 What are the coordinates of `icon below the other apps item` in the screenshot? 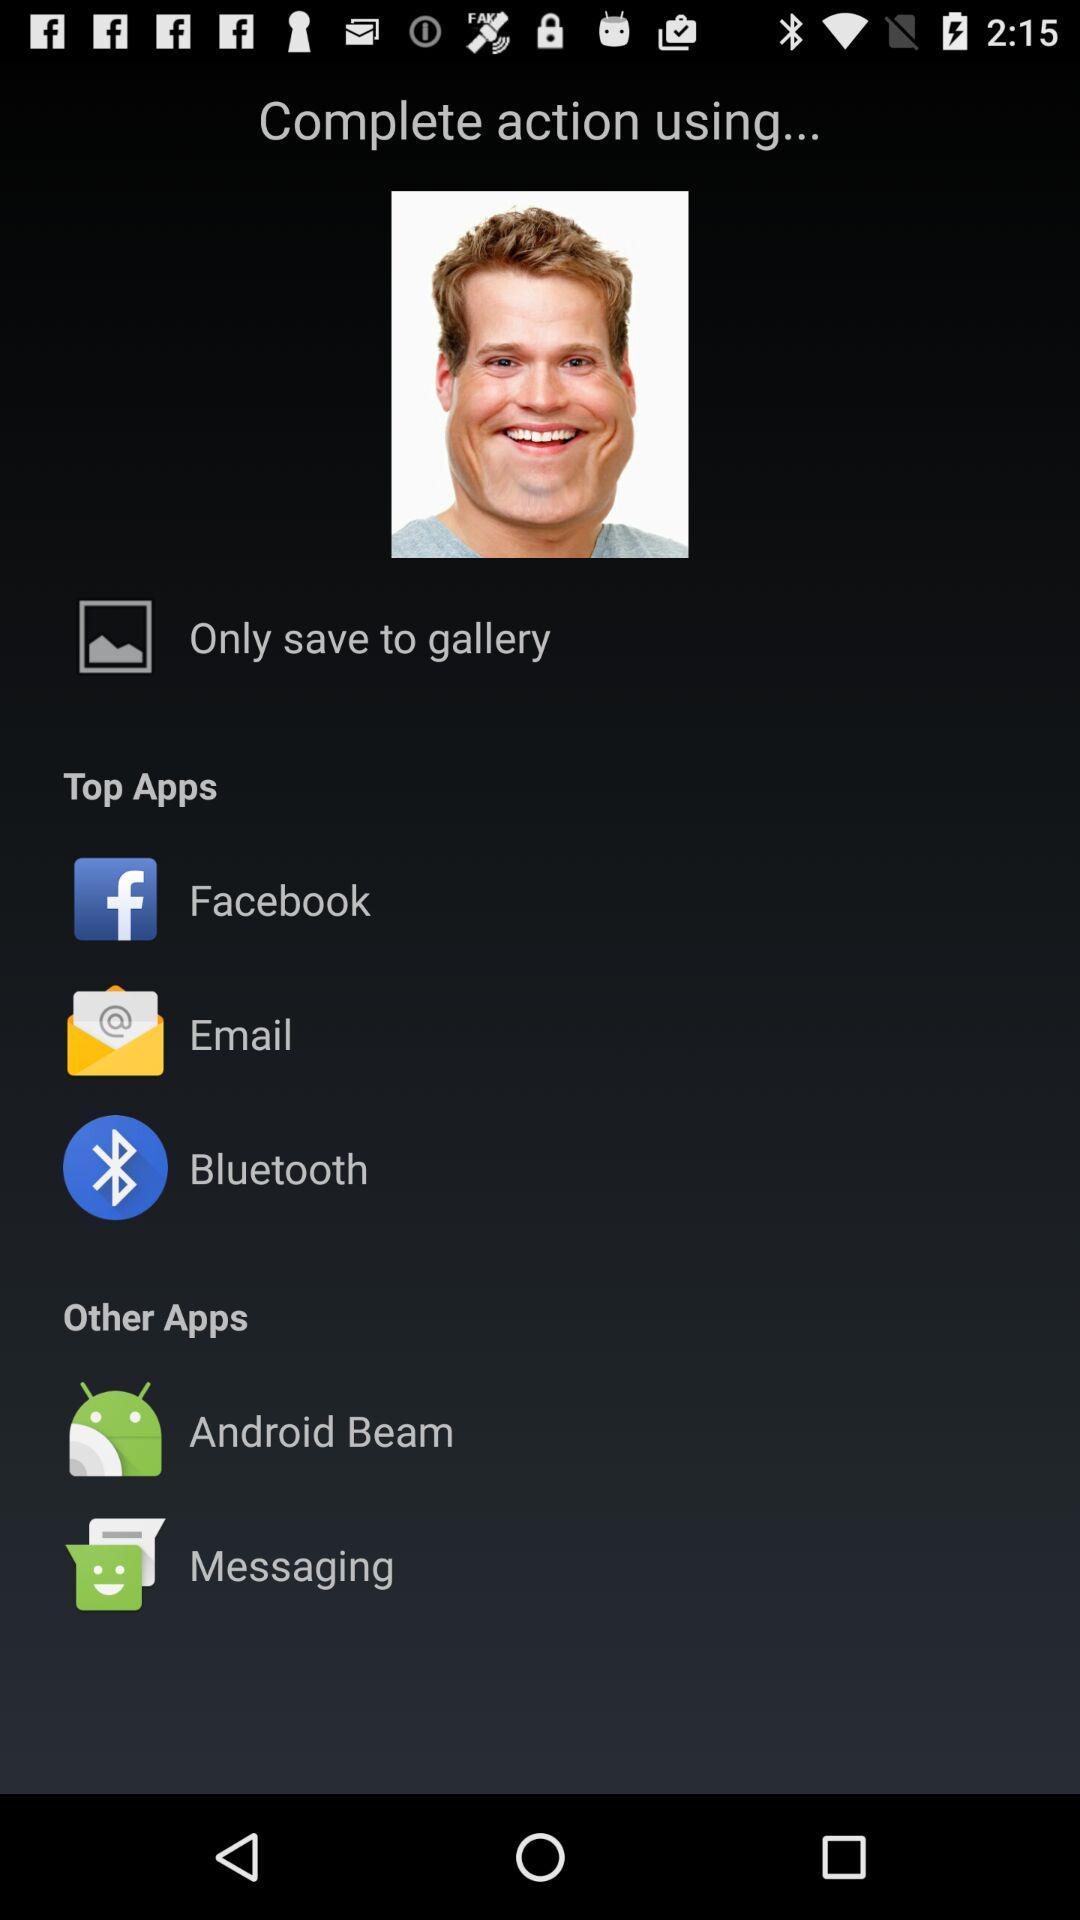 It's located at (540, 1362).